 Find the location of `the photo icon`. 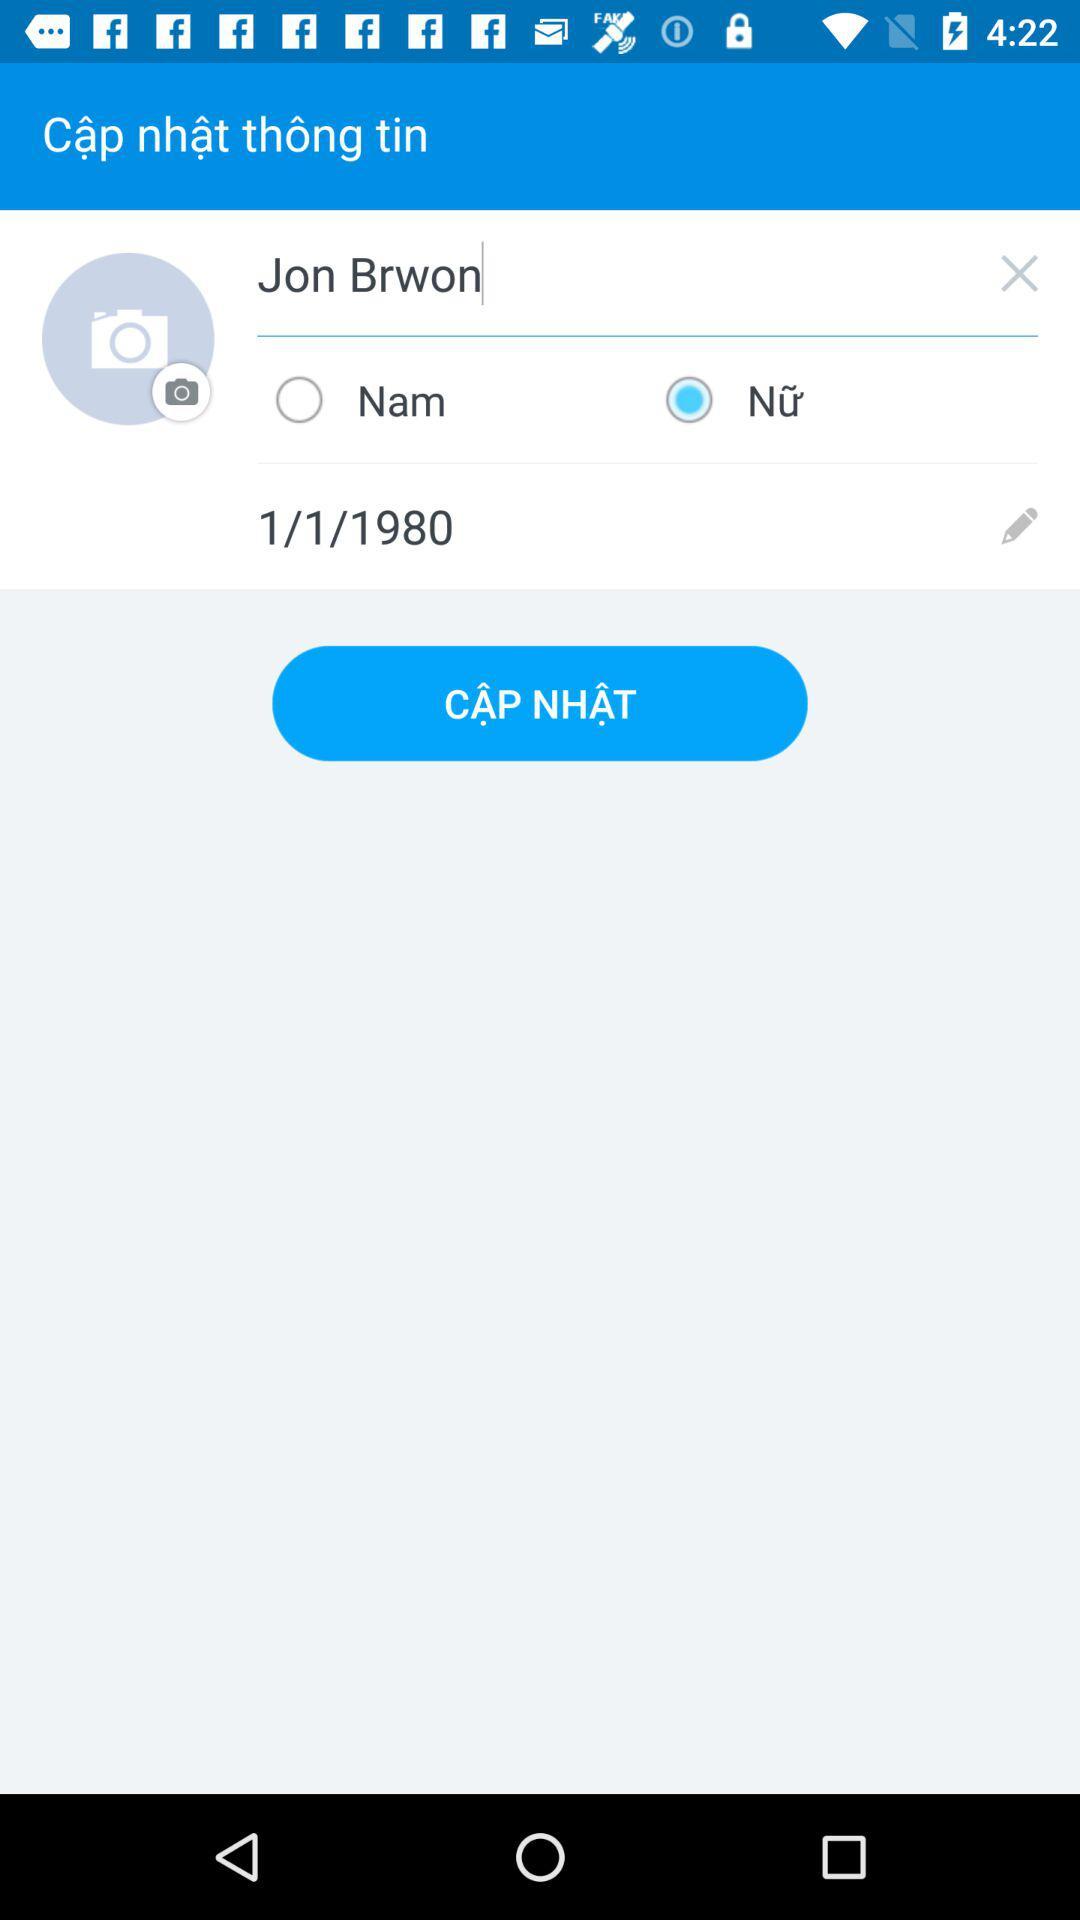

the photo icon is located at coordinates (128, 339).